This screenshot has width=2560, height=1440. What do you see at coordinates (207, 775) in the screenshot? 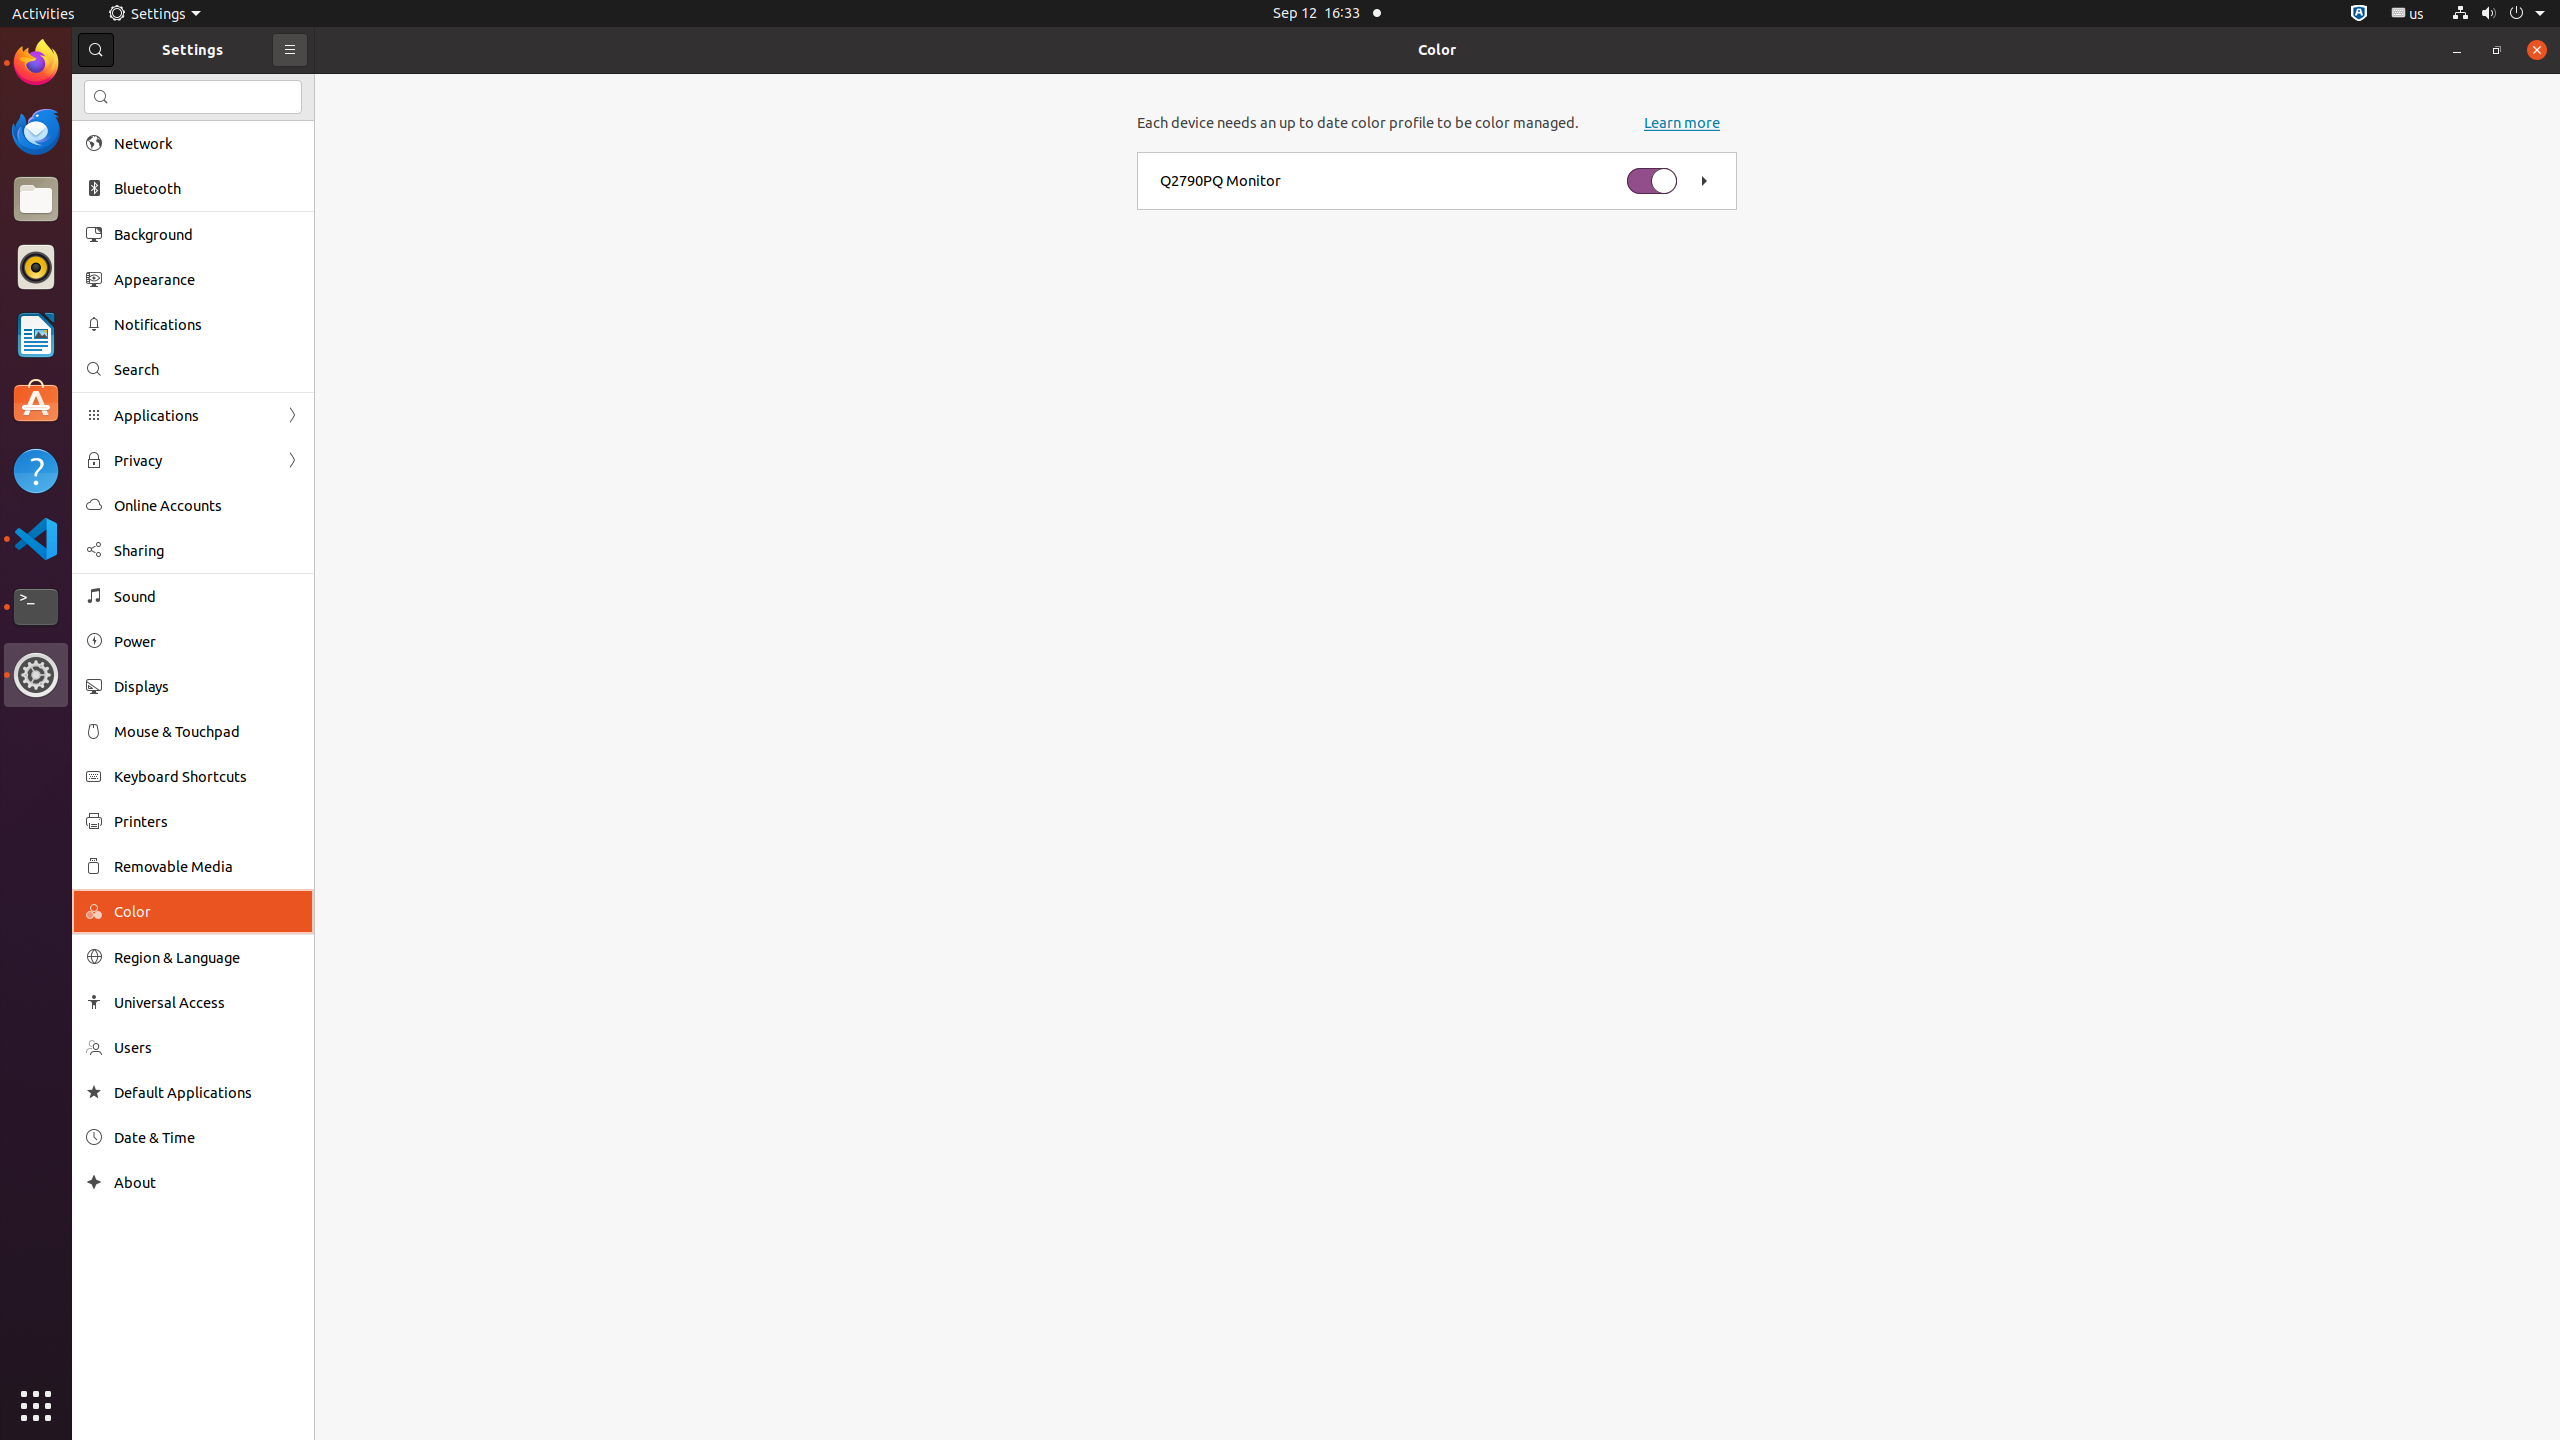
I see `'Keyboard Shortcuts'` at bounding box center [207, 775].